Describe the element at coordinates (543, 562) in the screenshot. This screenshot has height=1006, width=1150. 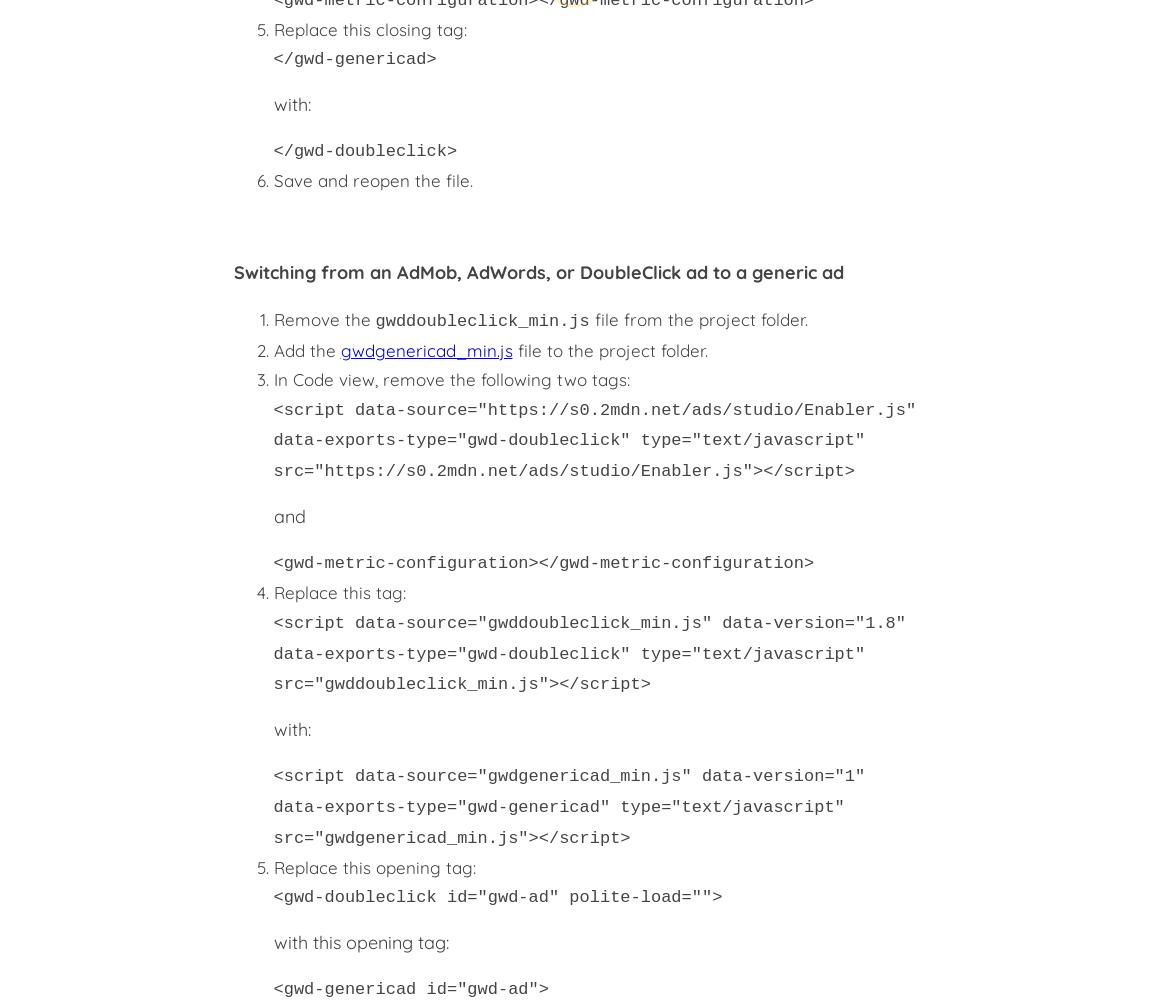
I see `'<gwd-metric-configuration></gwd-metric-configuration>'` at that location.